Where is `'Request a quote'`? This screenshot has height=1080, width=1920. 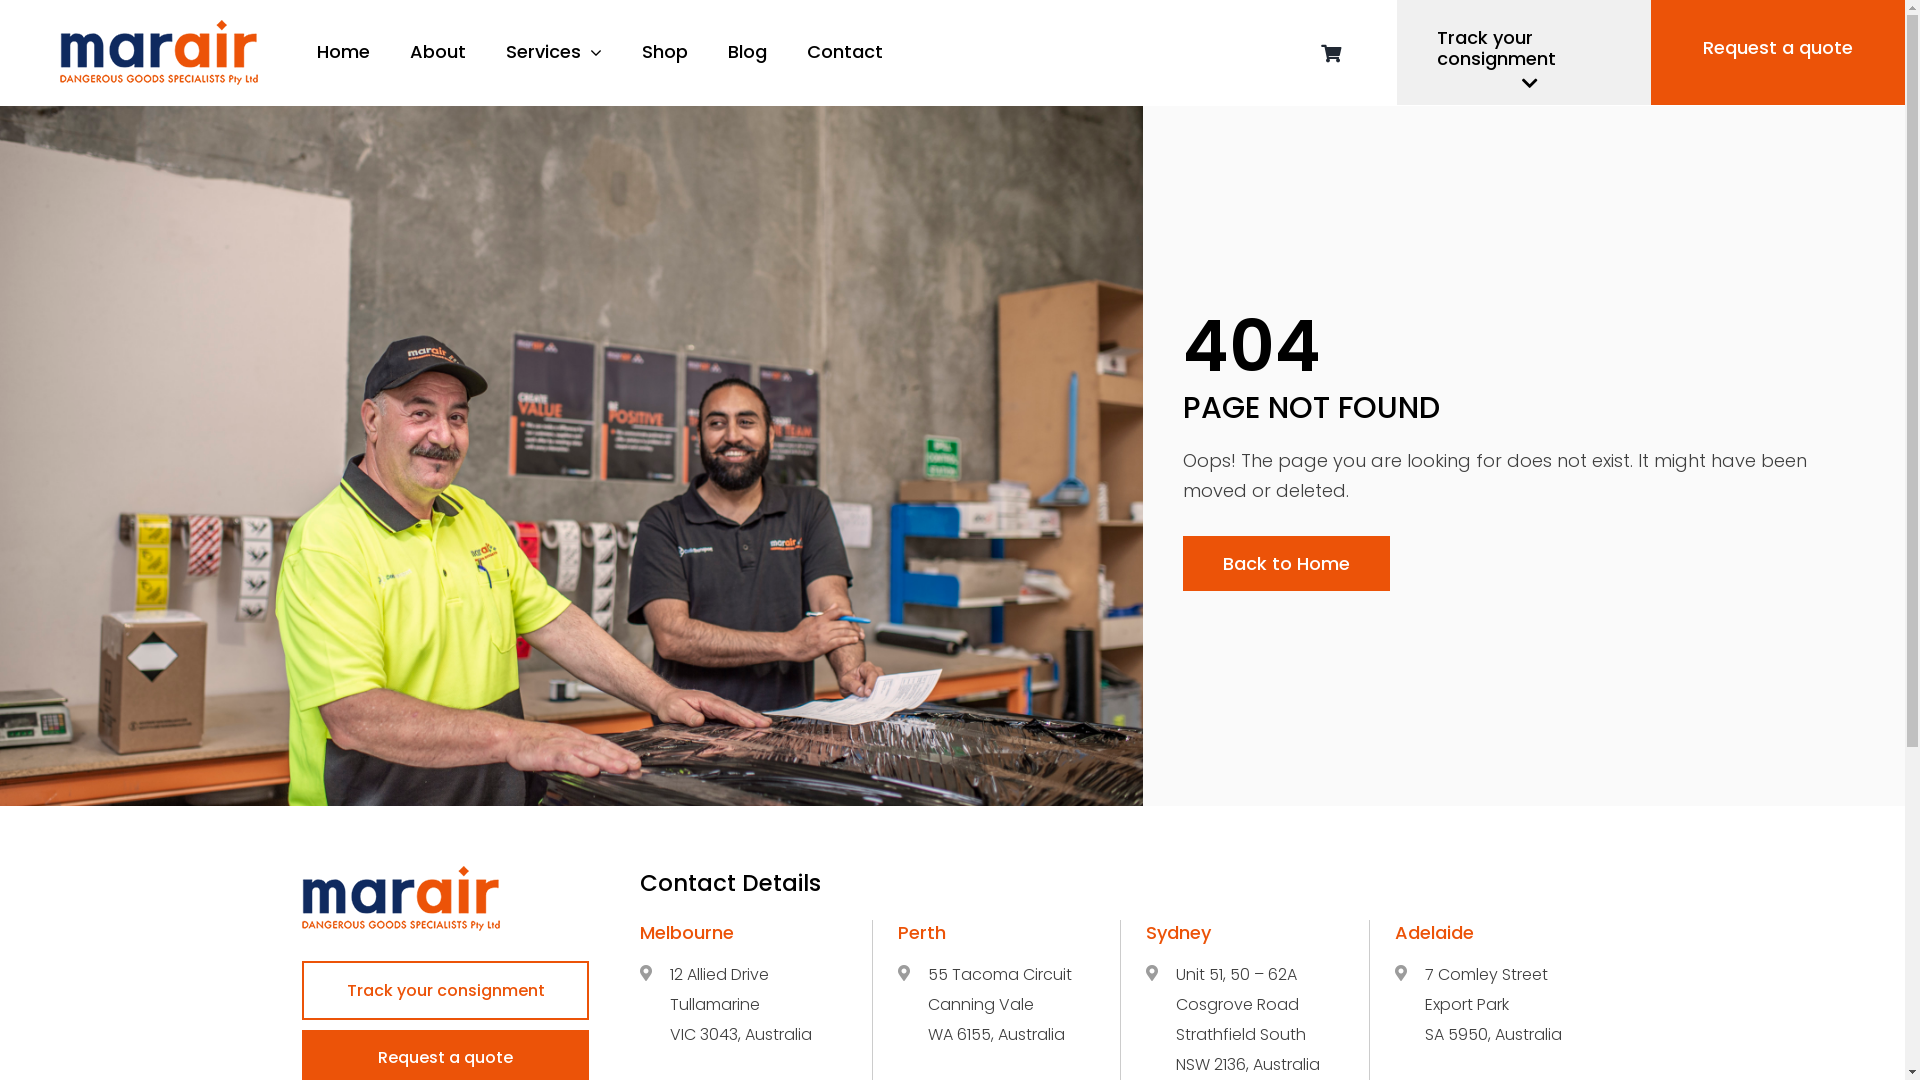 'Request a quote' is located at coordinates (1777, 51).